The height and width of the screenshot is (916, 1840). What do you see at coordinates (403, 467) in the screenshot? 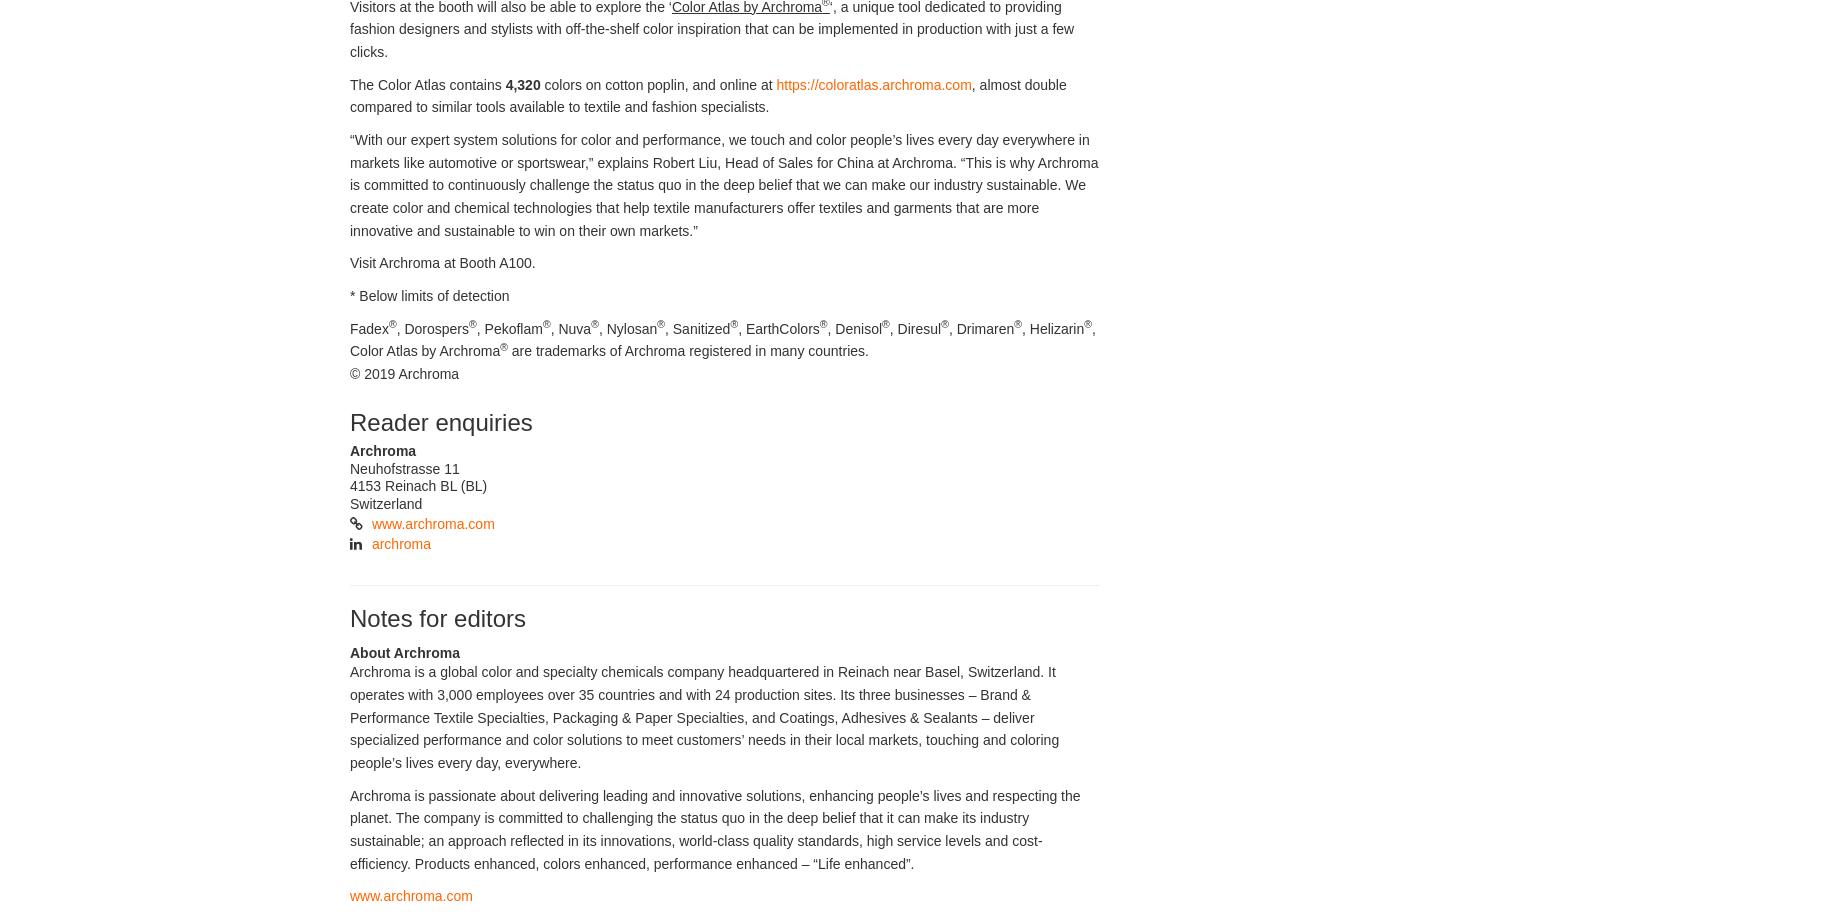
I see `'Neuhofstrasse 11'` at bounding box center [403, 467].